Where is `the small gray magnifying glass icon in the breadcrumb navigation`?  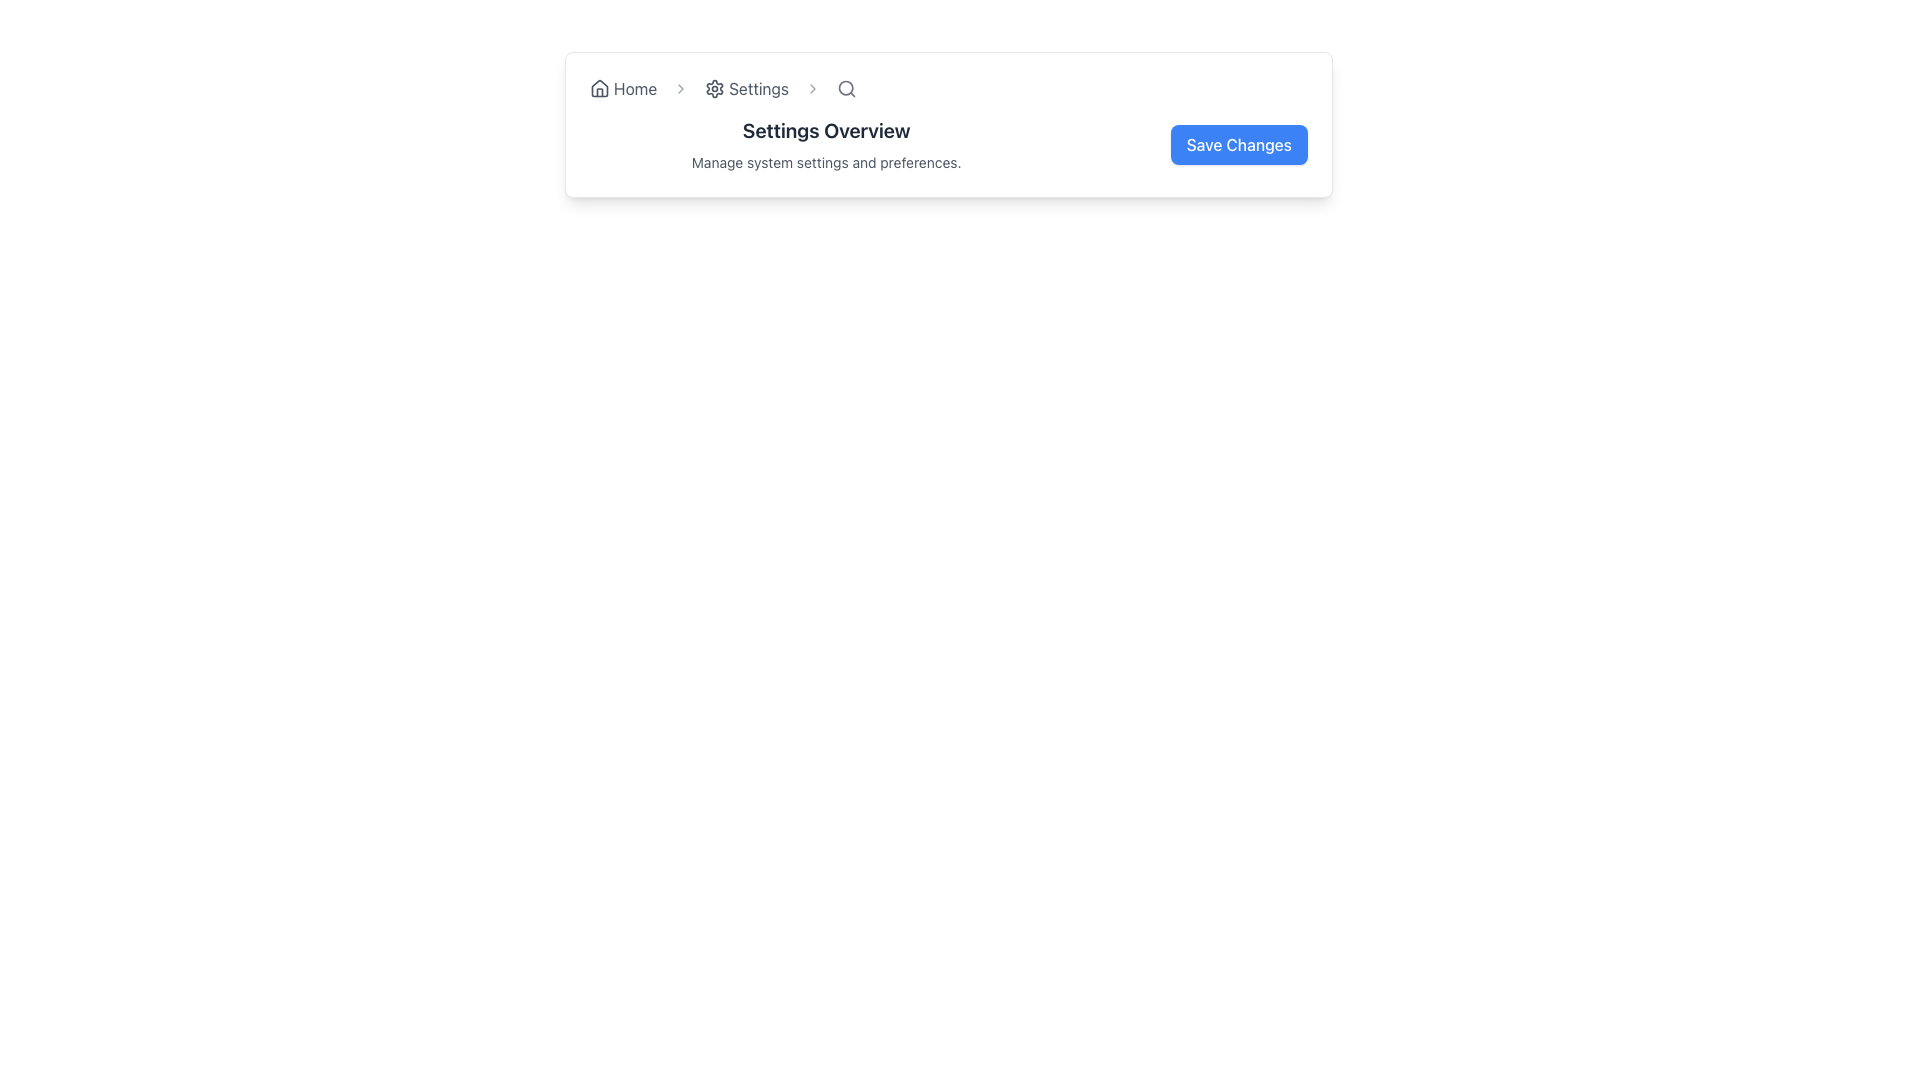 the small gray magnifying glass icon in the breadcrumb navigation is located at coordinates (847, 87).